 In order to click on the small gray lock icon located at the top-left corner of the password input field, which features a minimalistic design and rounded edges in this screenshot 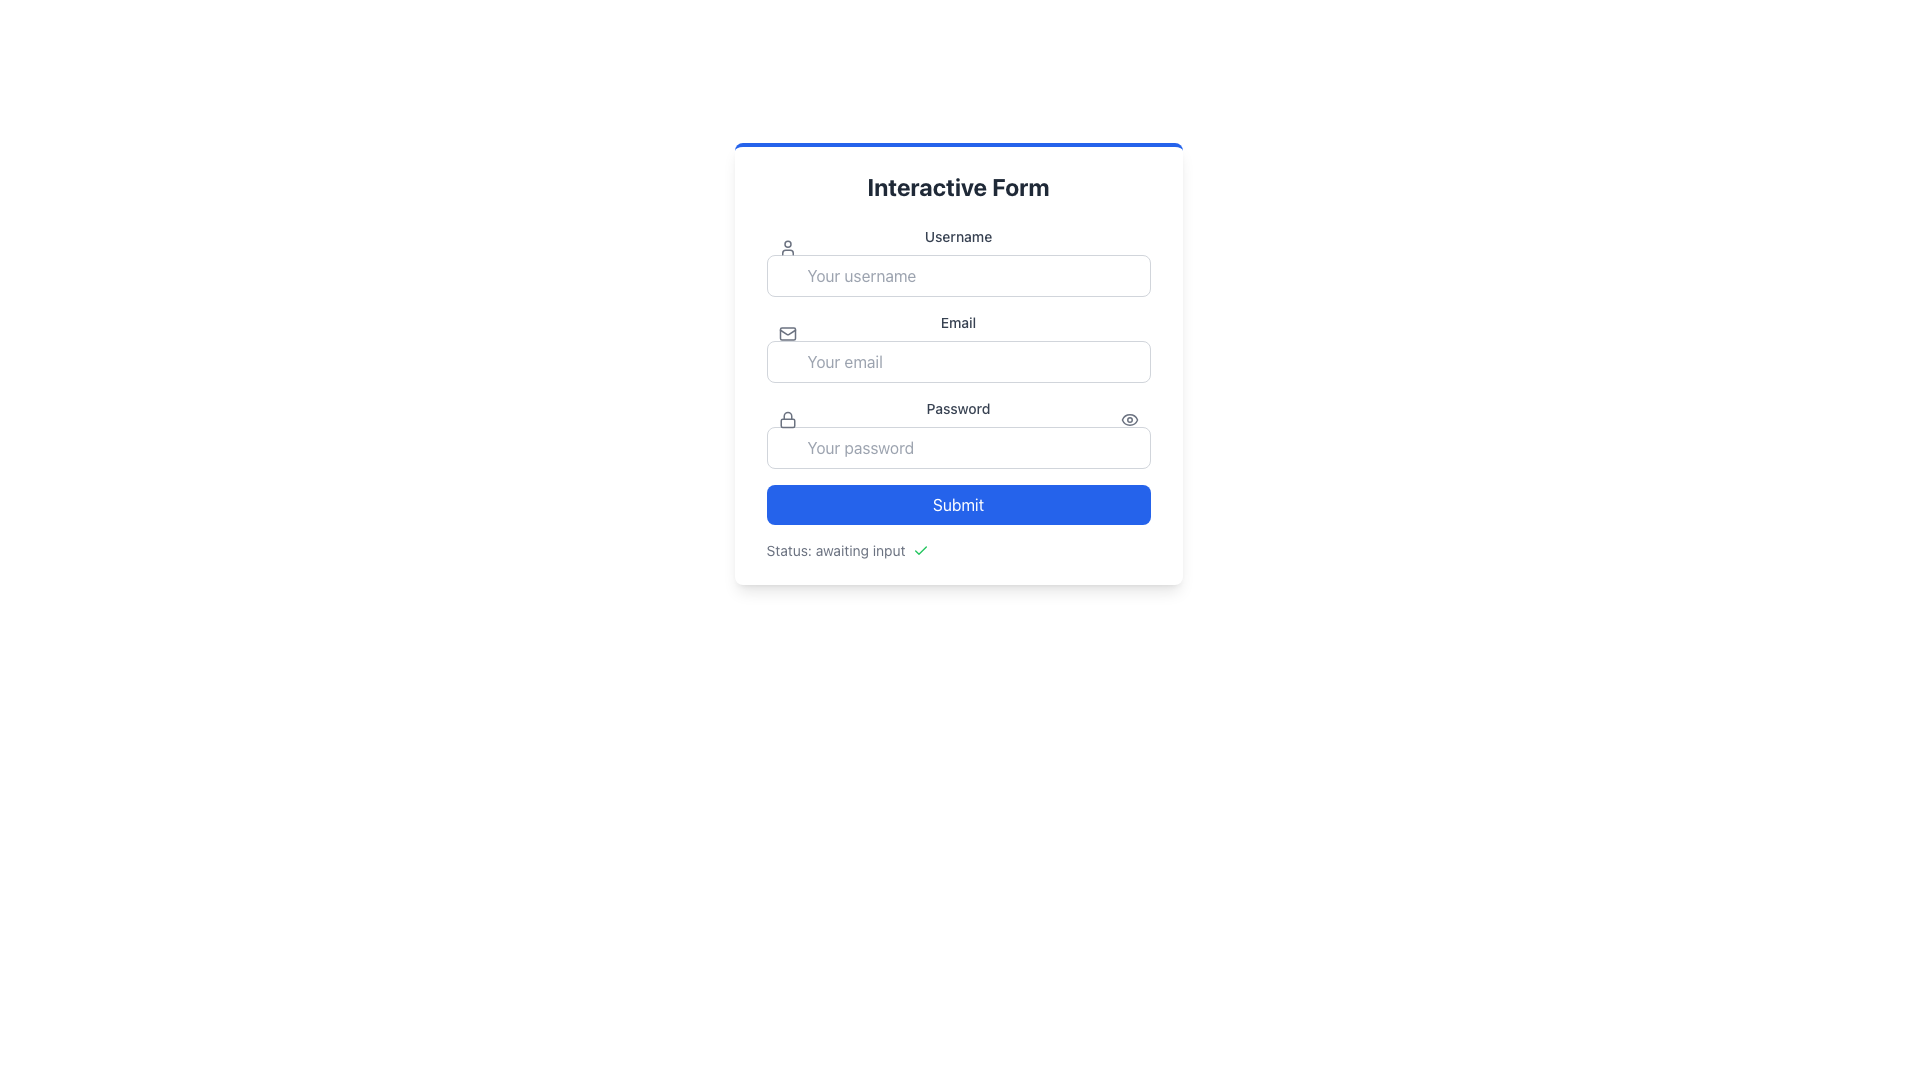, I will do `click(786, 419)`.